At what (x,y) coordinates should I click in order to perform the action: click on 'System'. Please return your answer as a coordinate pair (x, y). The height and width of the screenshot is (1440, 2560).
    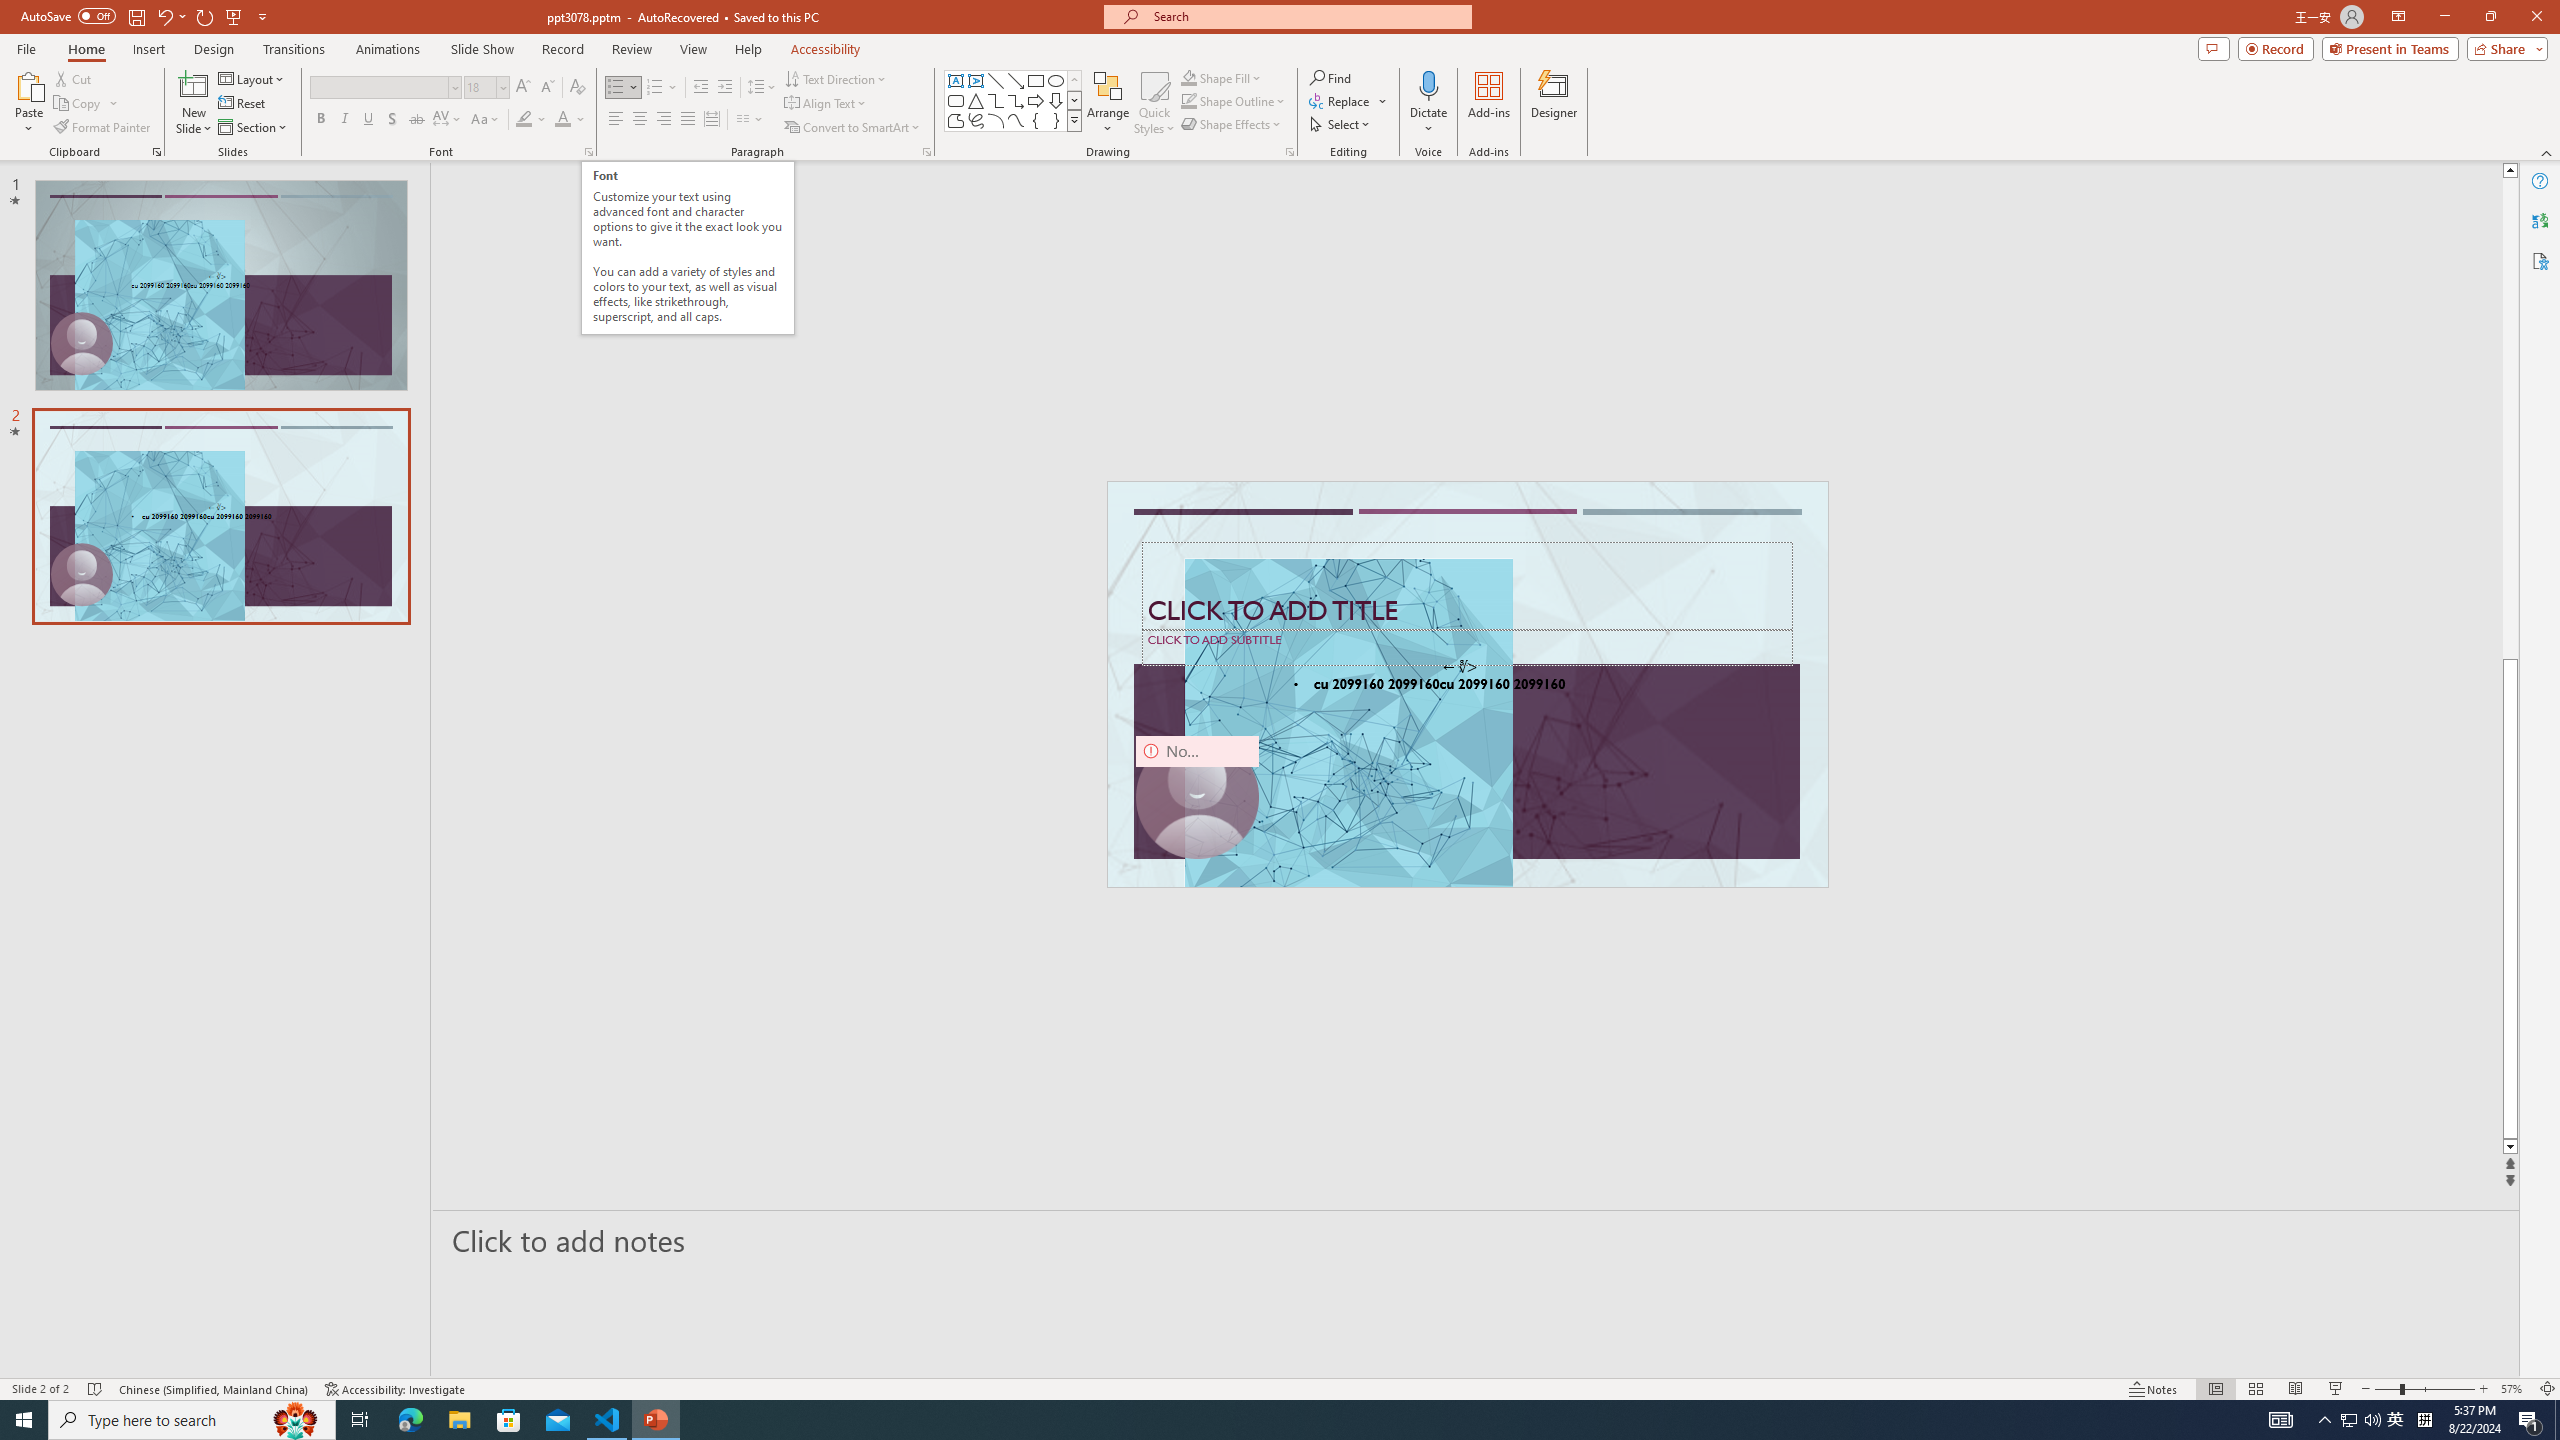
    Looking at the image, I should click on (11, 9).